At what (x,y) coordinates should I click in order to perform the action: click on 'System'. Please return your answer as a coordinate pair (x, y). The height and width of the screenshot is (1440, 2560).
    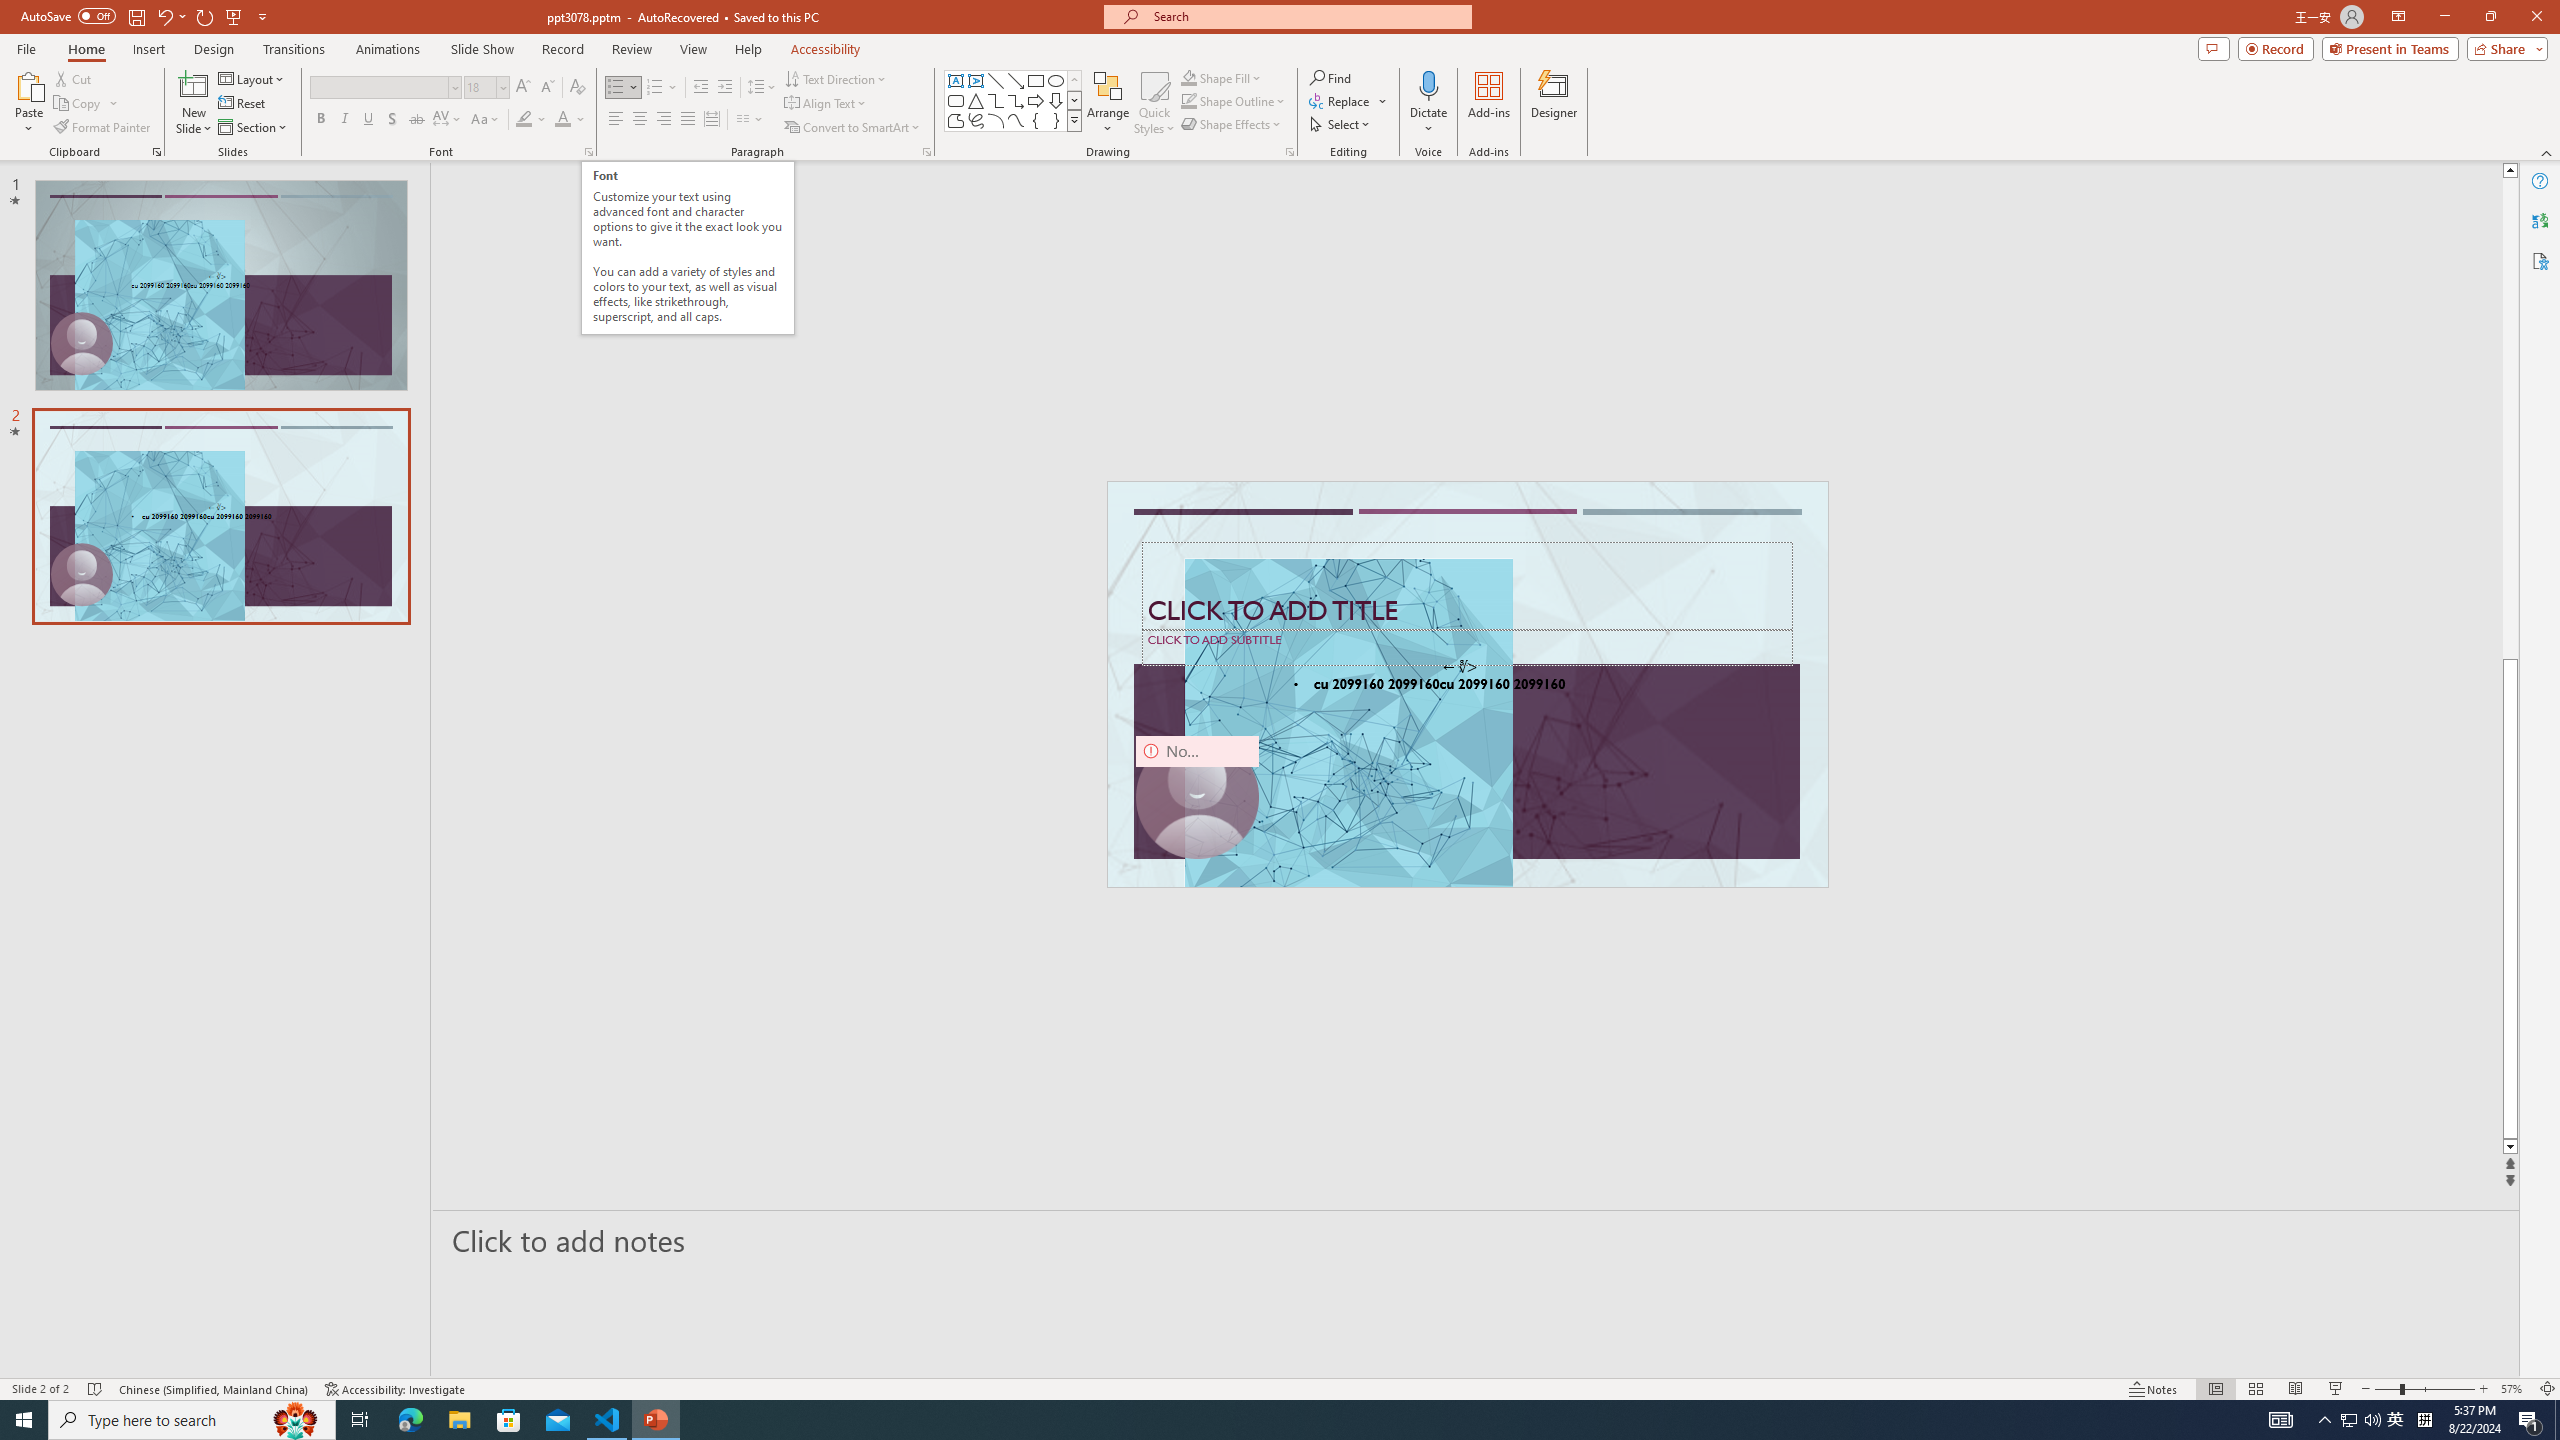
    Looking at the image, I should click on (11, 9).